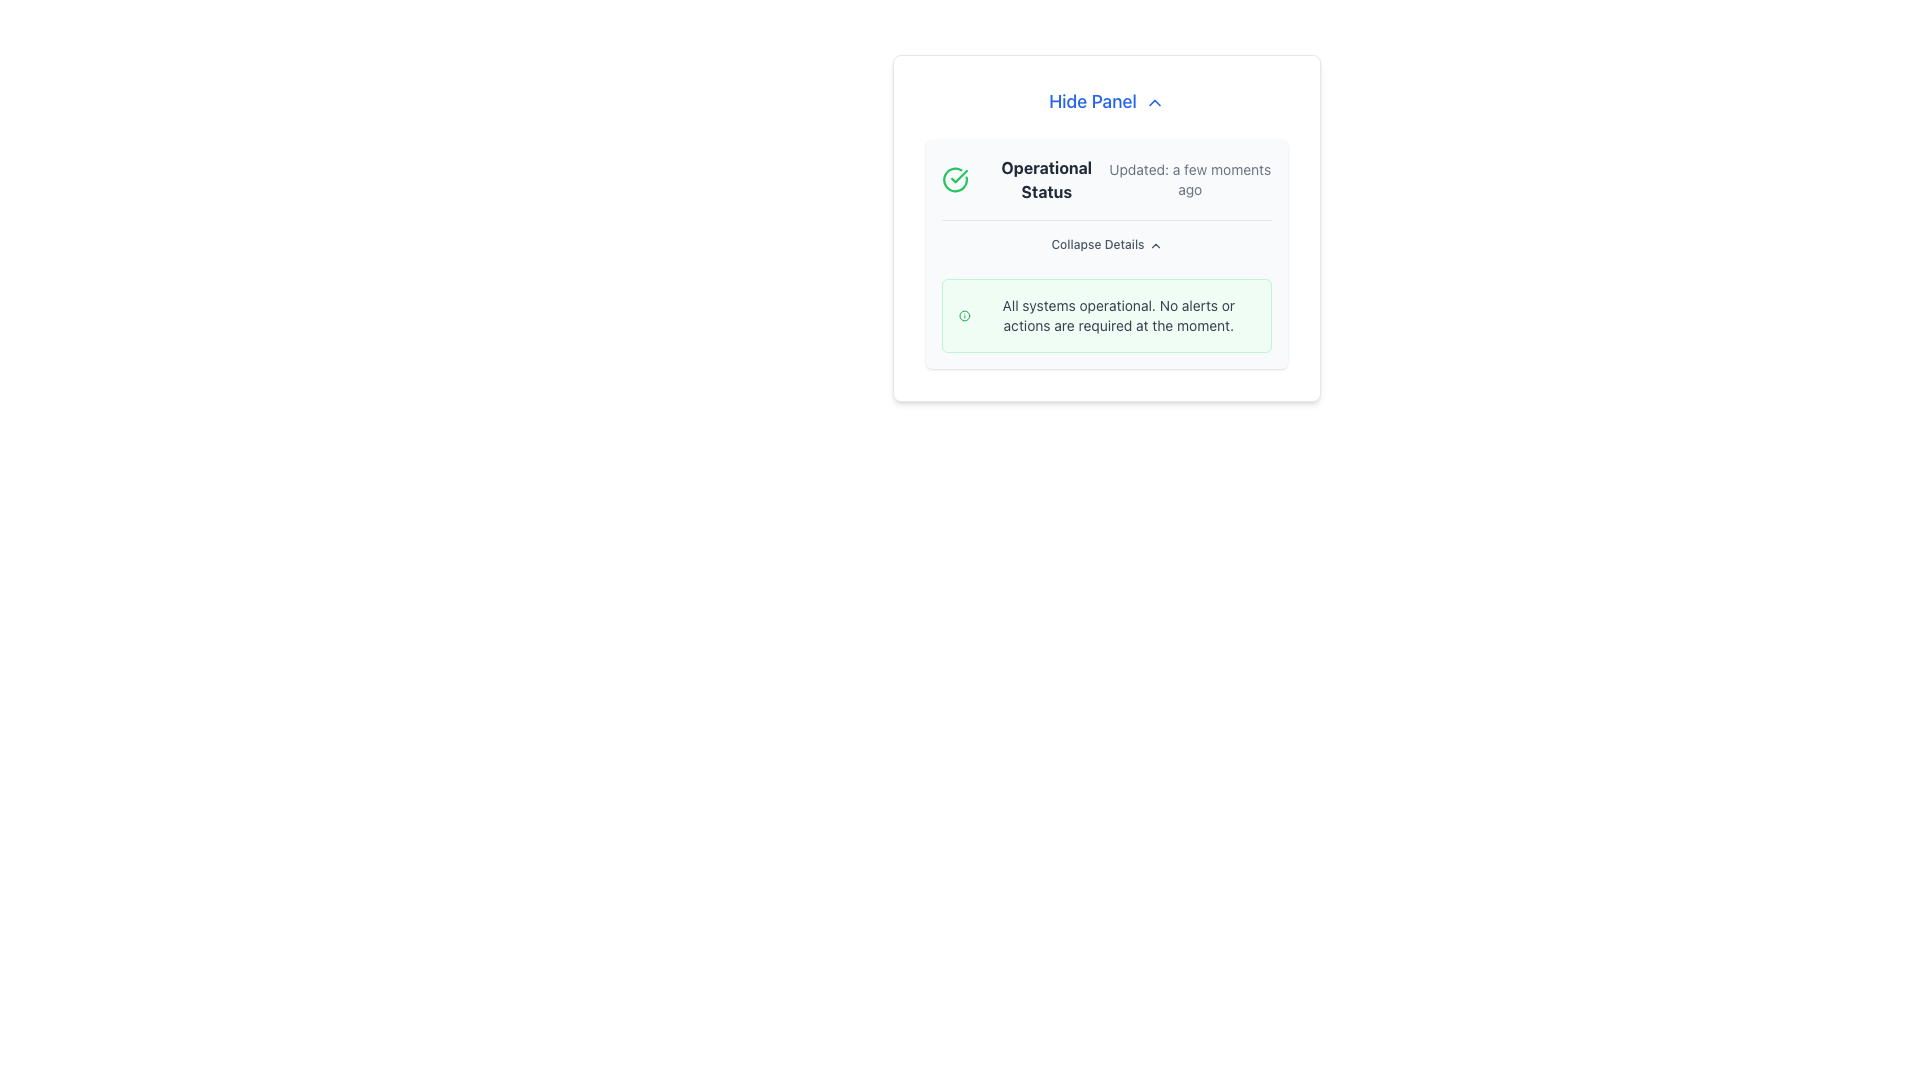 This screenshot has height=1080, width=1920. I want to click on the informational indicator icon located in the upper-left corner of the notification box, adjacent to the message 'All systems operational. No alerts or actions are required at the moment.', so click(964, 315).